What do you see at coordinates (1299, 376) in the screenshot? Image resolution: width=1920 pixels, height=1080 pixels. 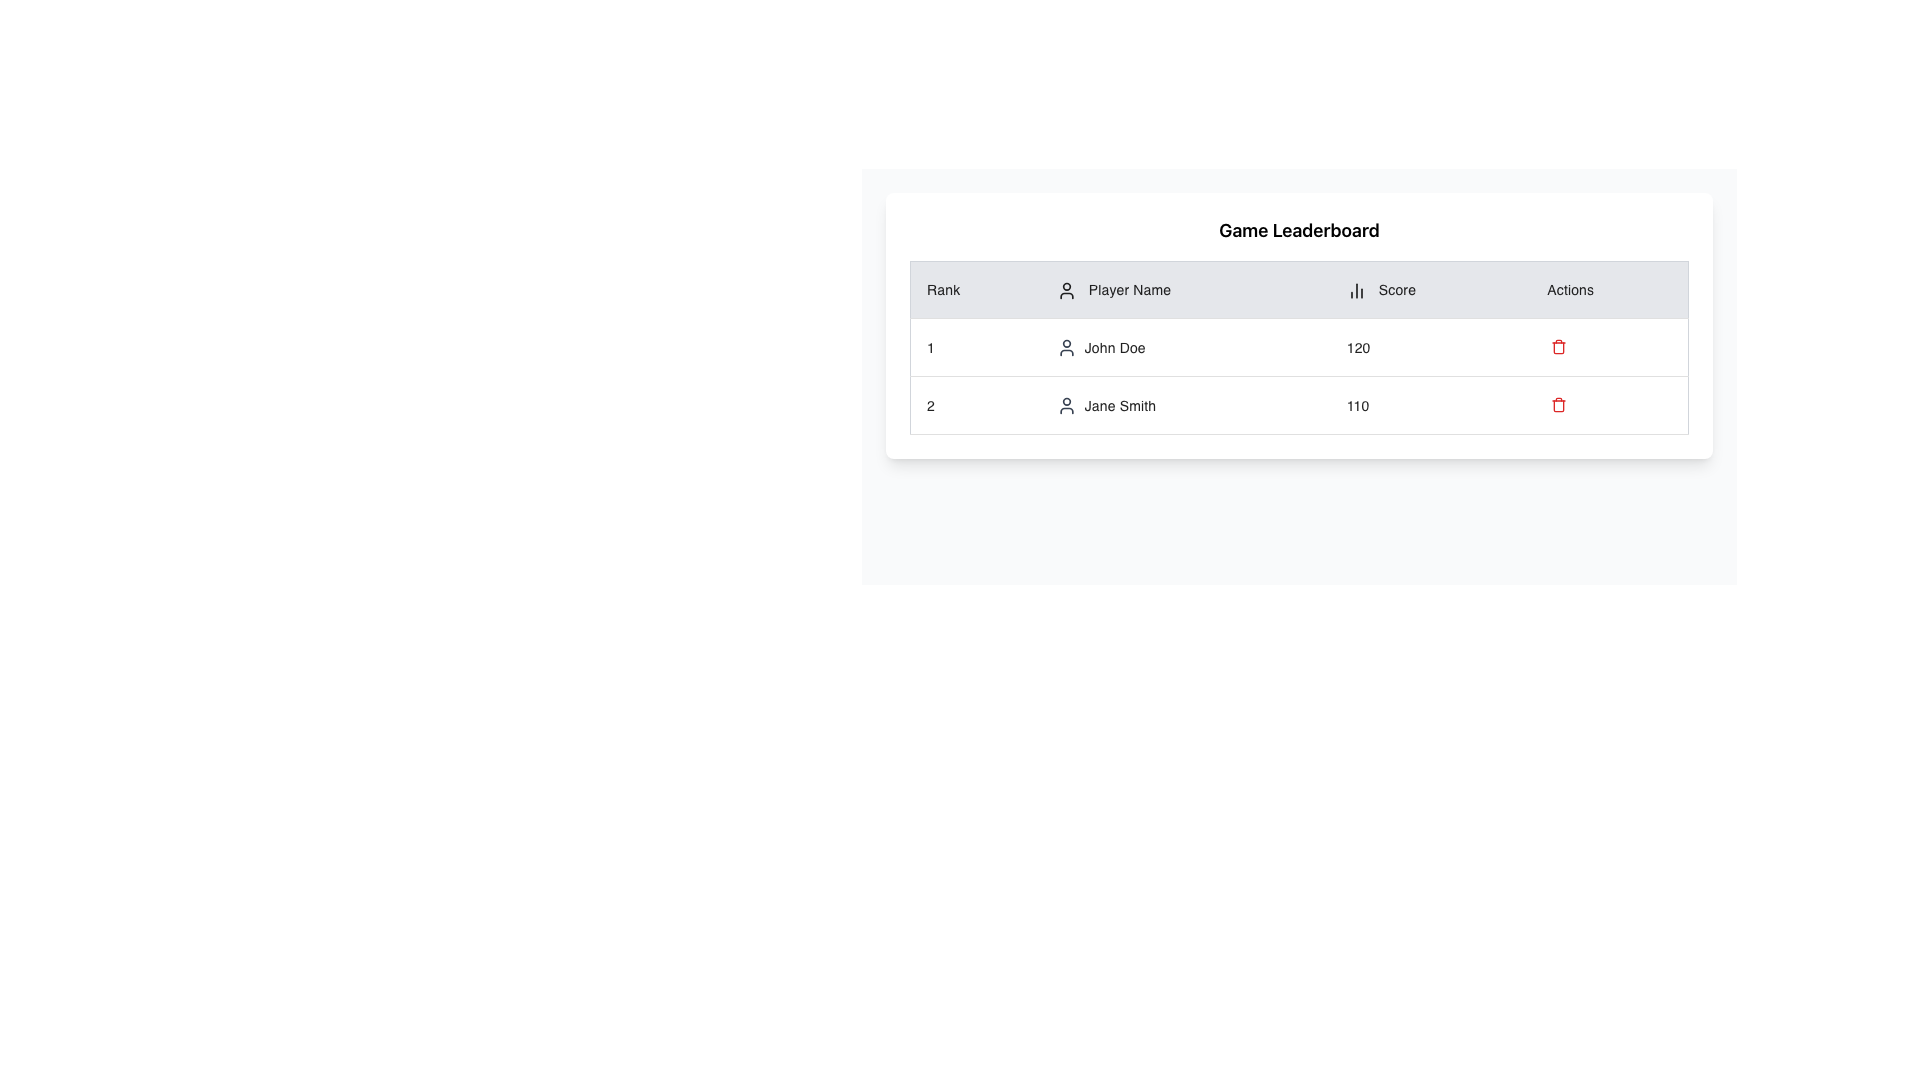 I see `the first row of the leaderboard table` at bounding box center [1299, 376].